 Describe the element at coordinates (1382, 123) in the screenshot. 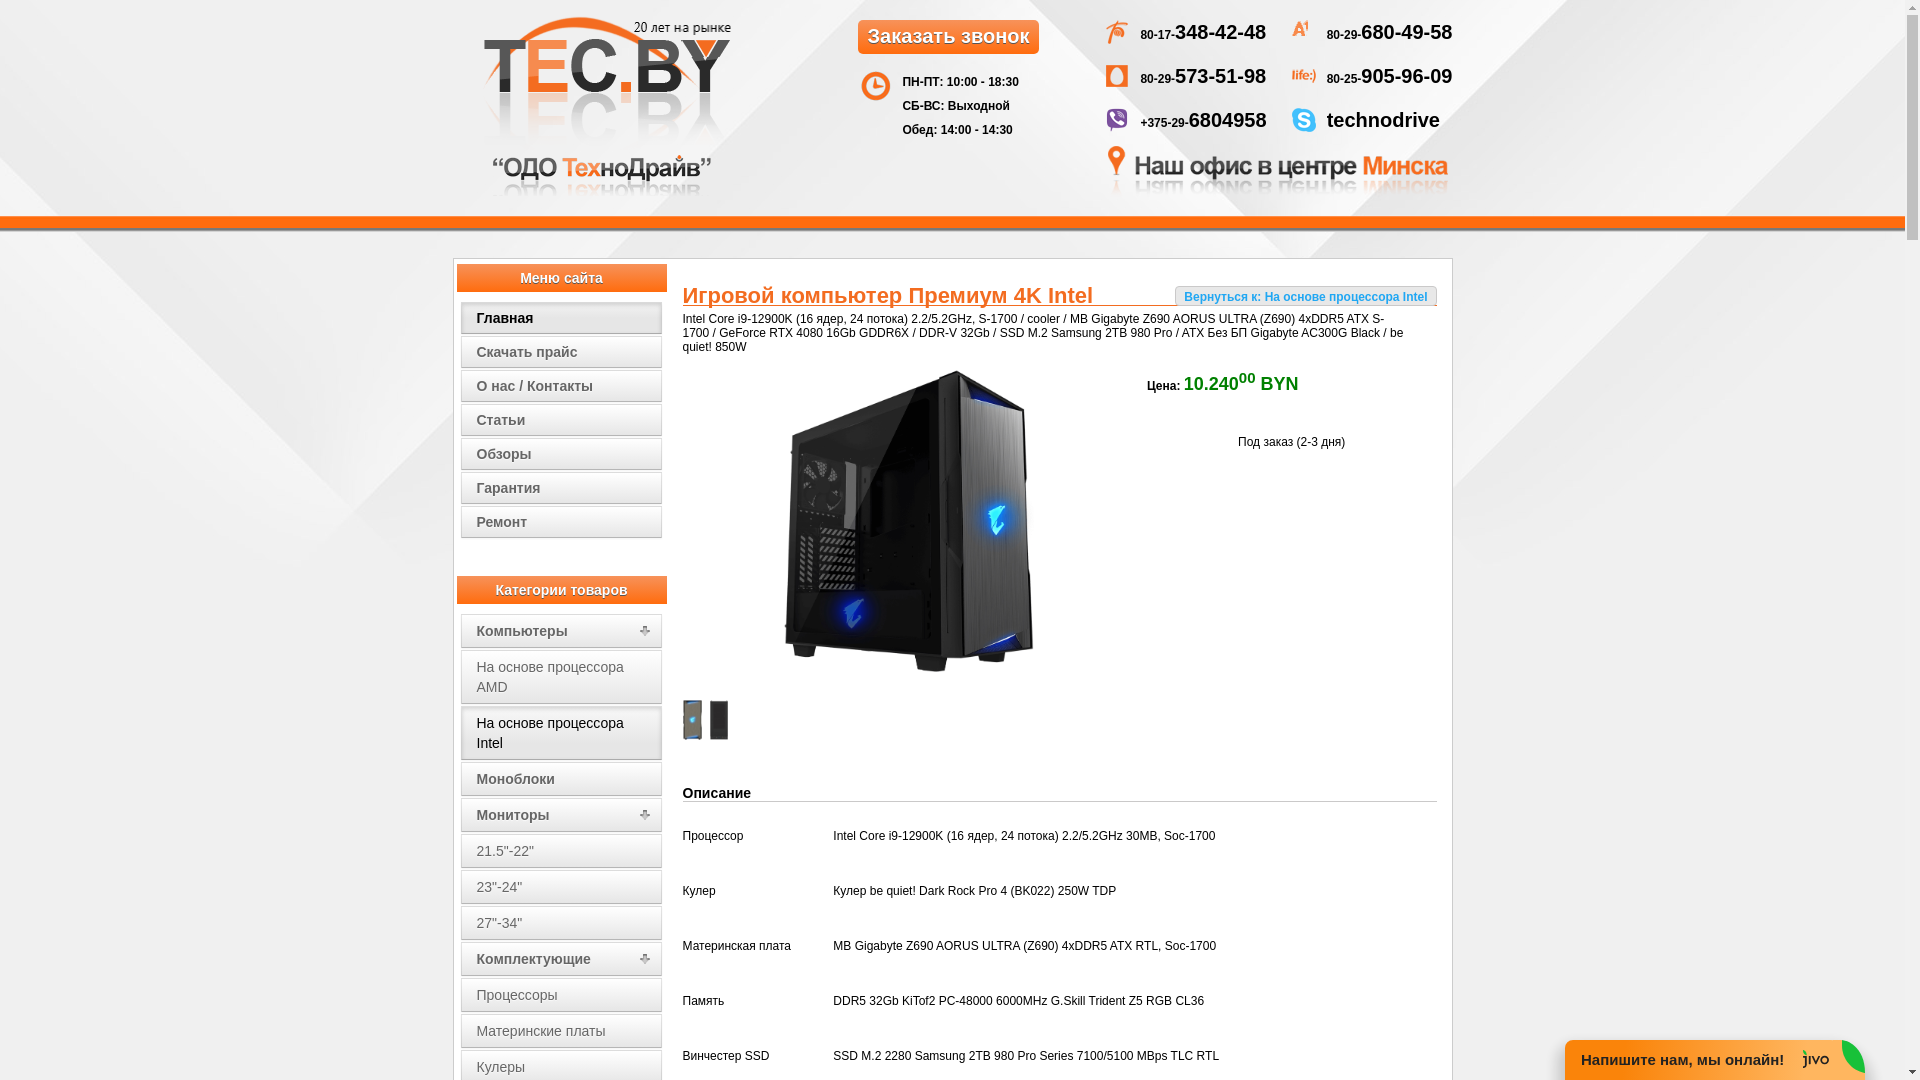

I see `'technodrive'` at that location.